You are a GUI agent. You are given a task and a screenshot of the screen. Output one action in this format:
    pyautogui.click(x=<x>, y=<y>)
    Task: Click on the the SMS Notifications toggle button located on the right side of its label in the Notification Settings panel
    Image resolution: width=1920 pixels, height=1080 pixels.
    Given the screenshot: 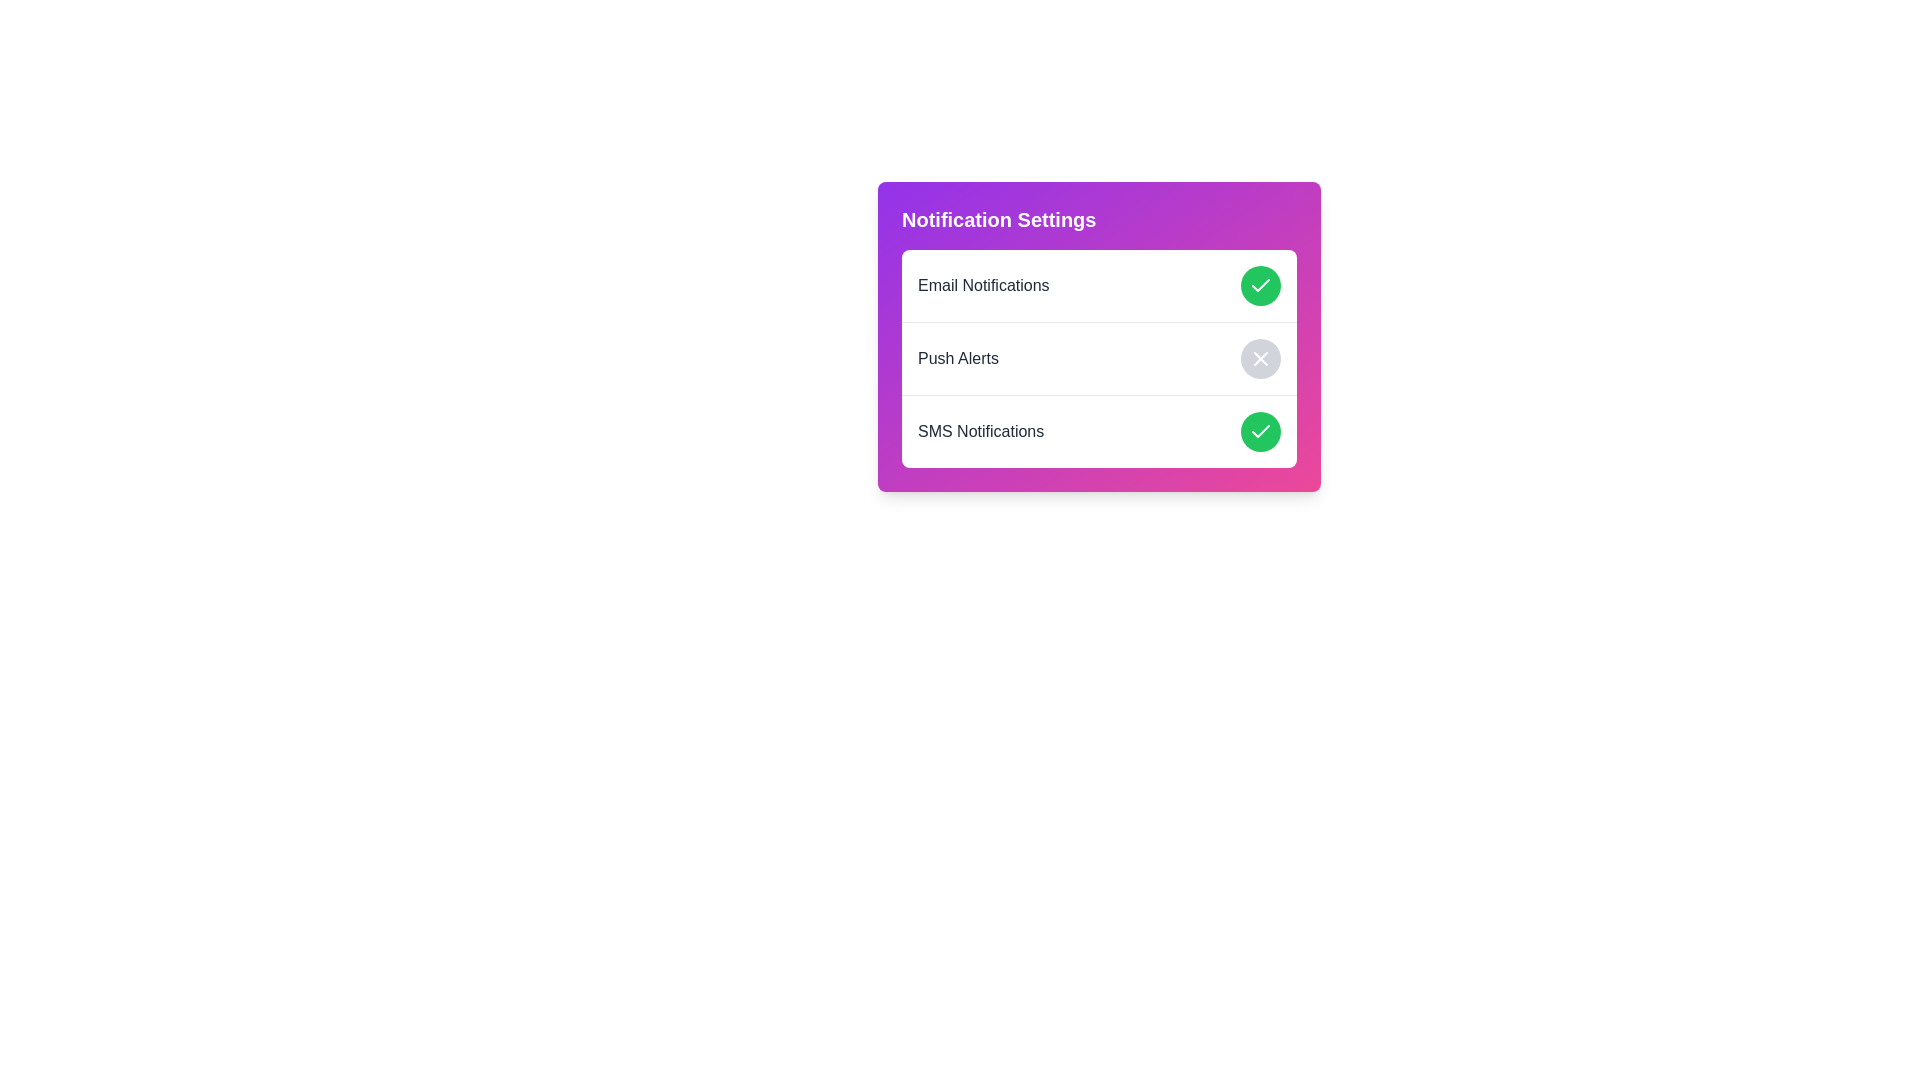 What is the action you would take?
    pyautogui.click(x=1260, y=431)
    